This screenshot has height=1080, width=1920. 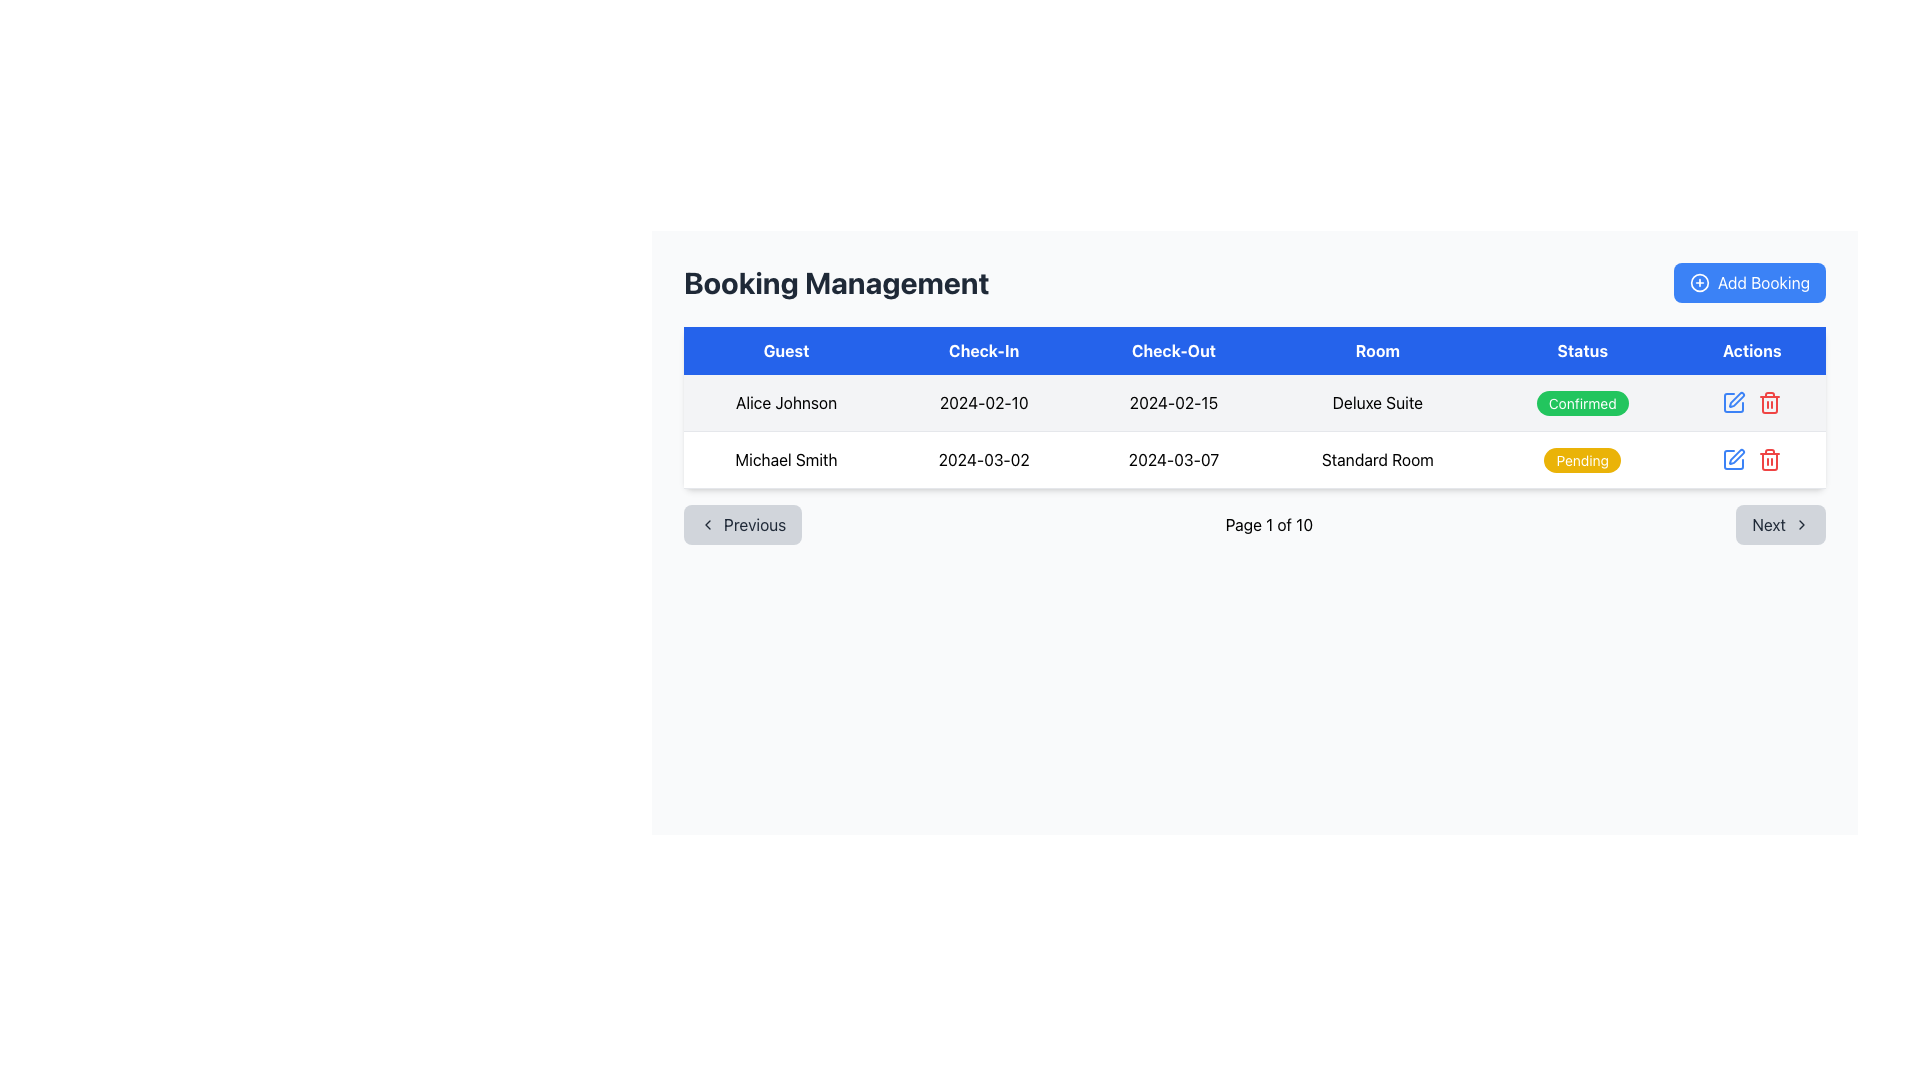 I want to click on the header label for the third column in the 'Booking Management' section, which indicates check-out dates for records, so click(x=1173, y=350).